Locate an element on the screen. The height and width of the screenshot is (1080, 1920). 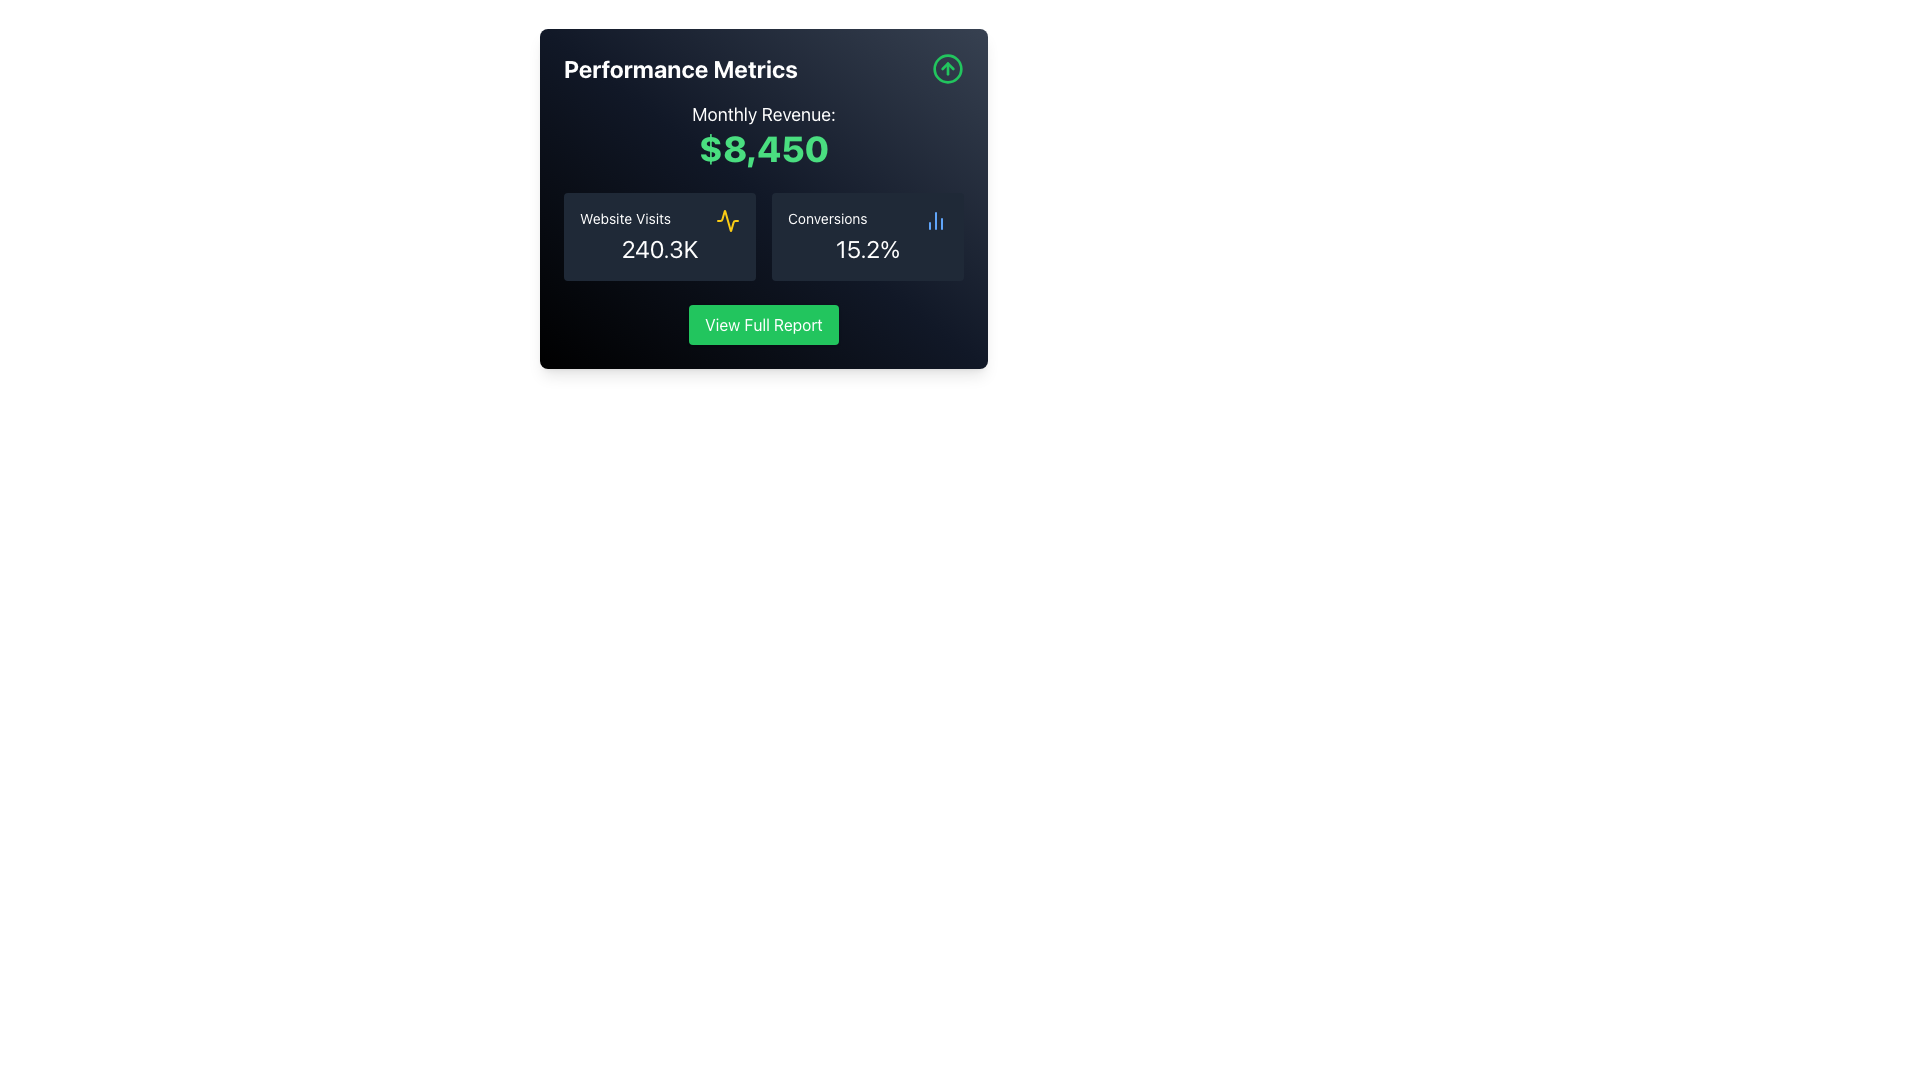
the 'Performance Metrics' element, which features bold white text and a green upward arrow icon on a dark gradient panel is located at coordinates (762, 68).